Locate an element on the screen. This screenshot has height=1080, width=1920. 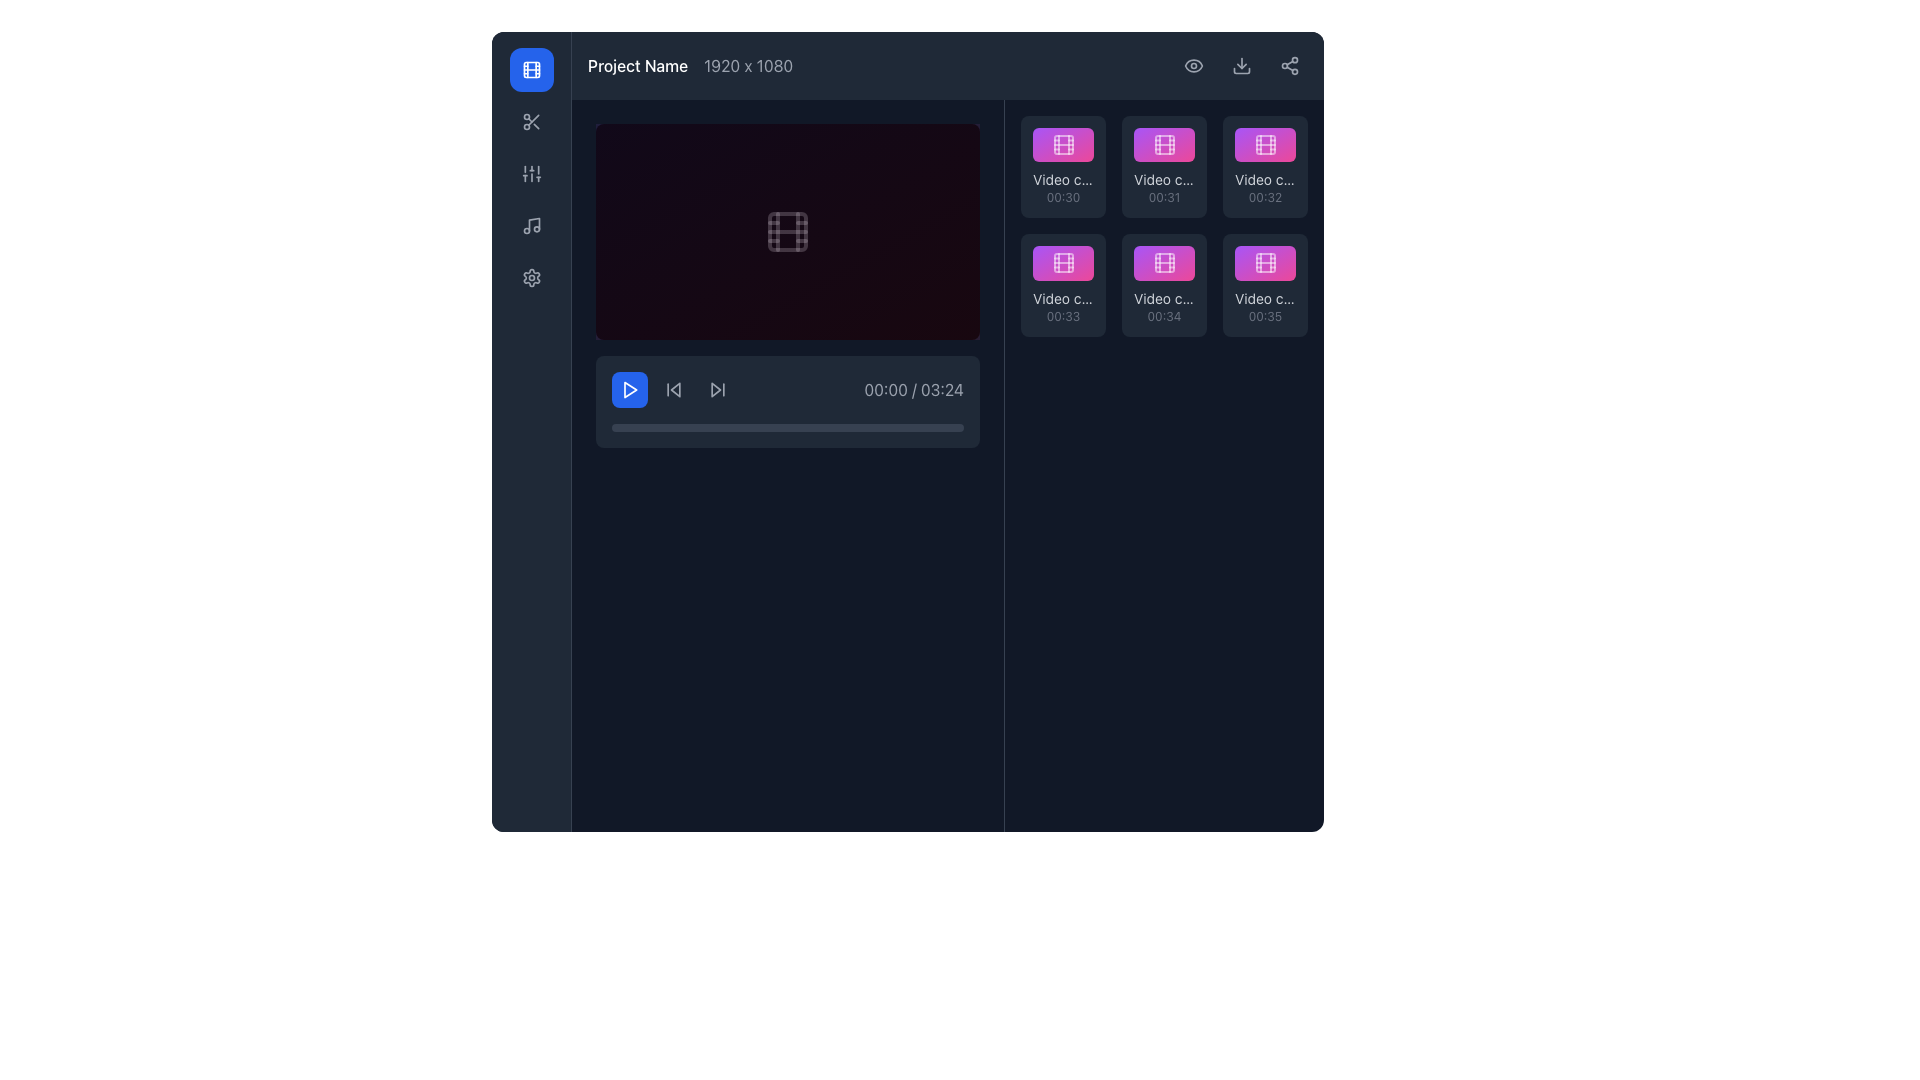
the download icon button located in the top right corner of the interface to initiate the download of the associated file or data is located at coordinates (1241, 64).